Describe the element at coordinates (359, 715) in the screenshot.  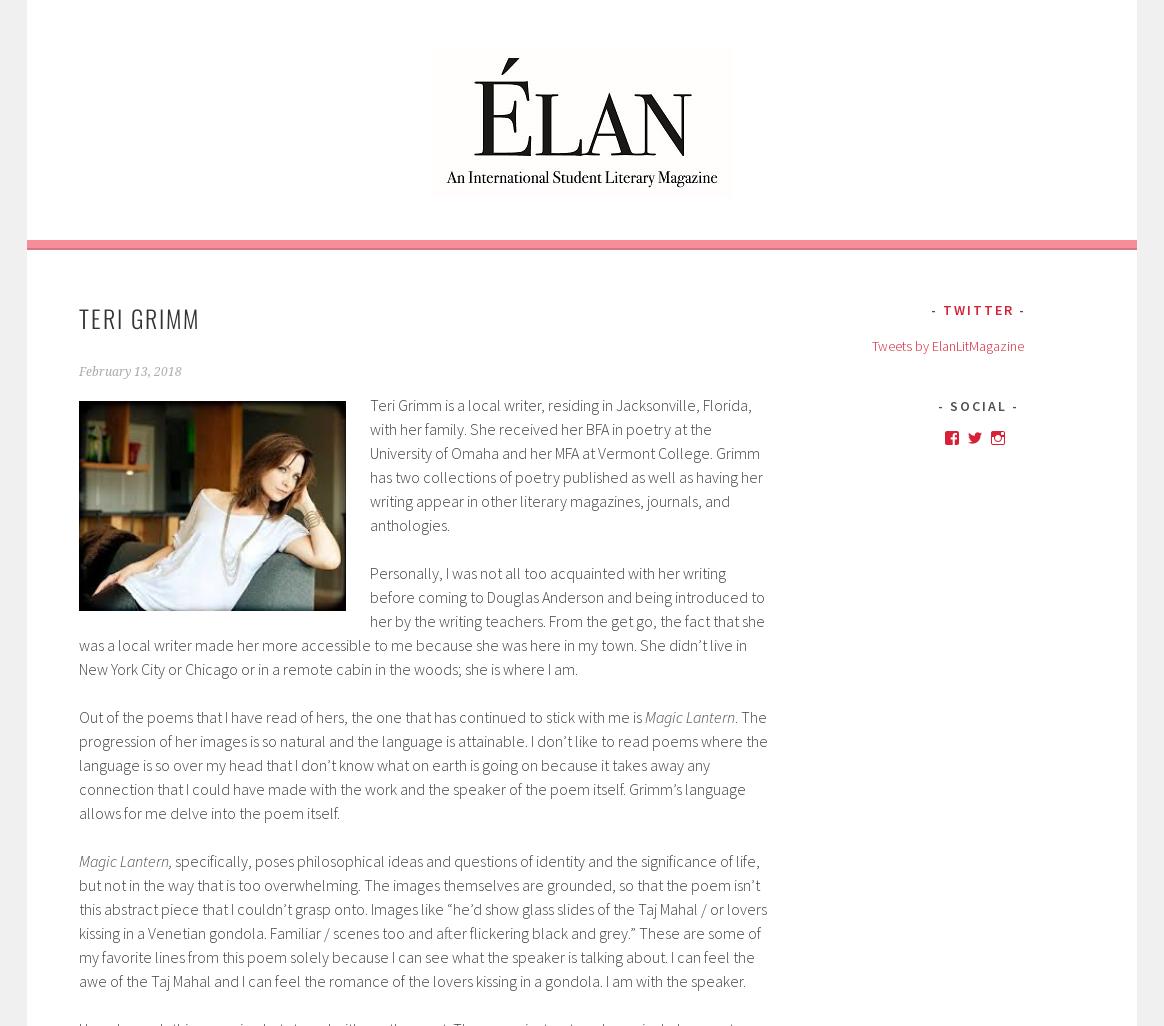
I see `'Out of the poems that I have read of hers, the one that has continued to stick with me is'` at that location.